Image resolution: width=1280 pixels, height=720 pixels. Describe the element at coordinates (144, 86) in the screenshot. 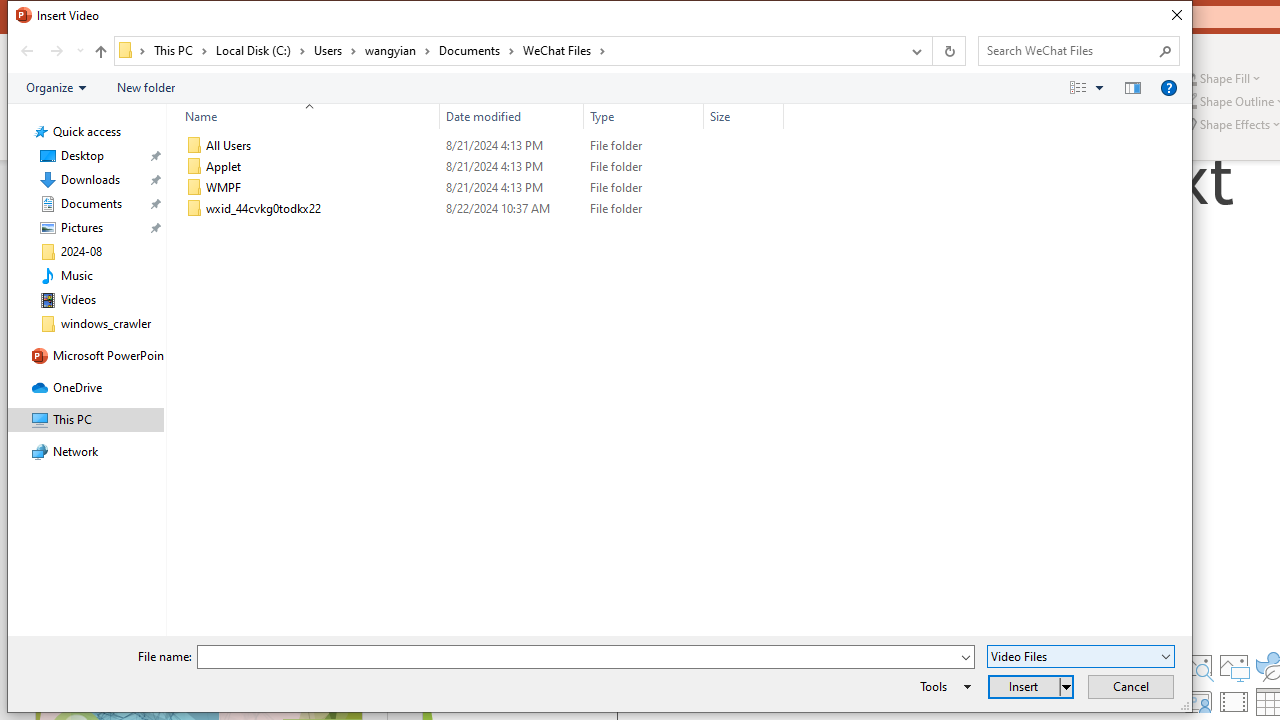

I see `'New folder'` at that location.